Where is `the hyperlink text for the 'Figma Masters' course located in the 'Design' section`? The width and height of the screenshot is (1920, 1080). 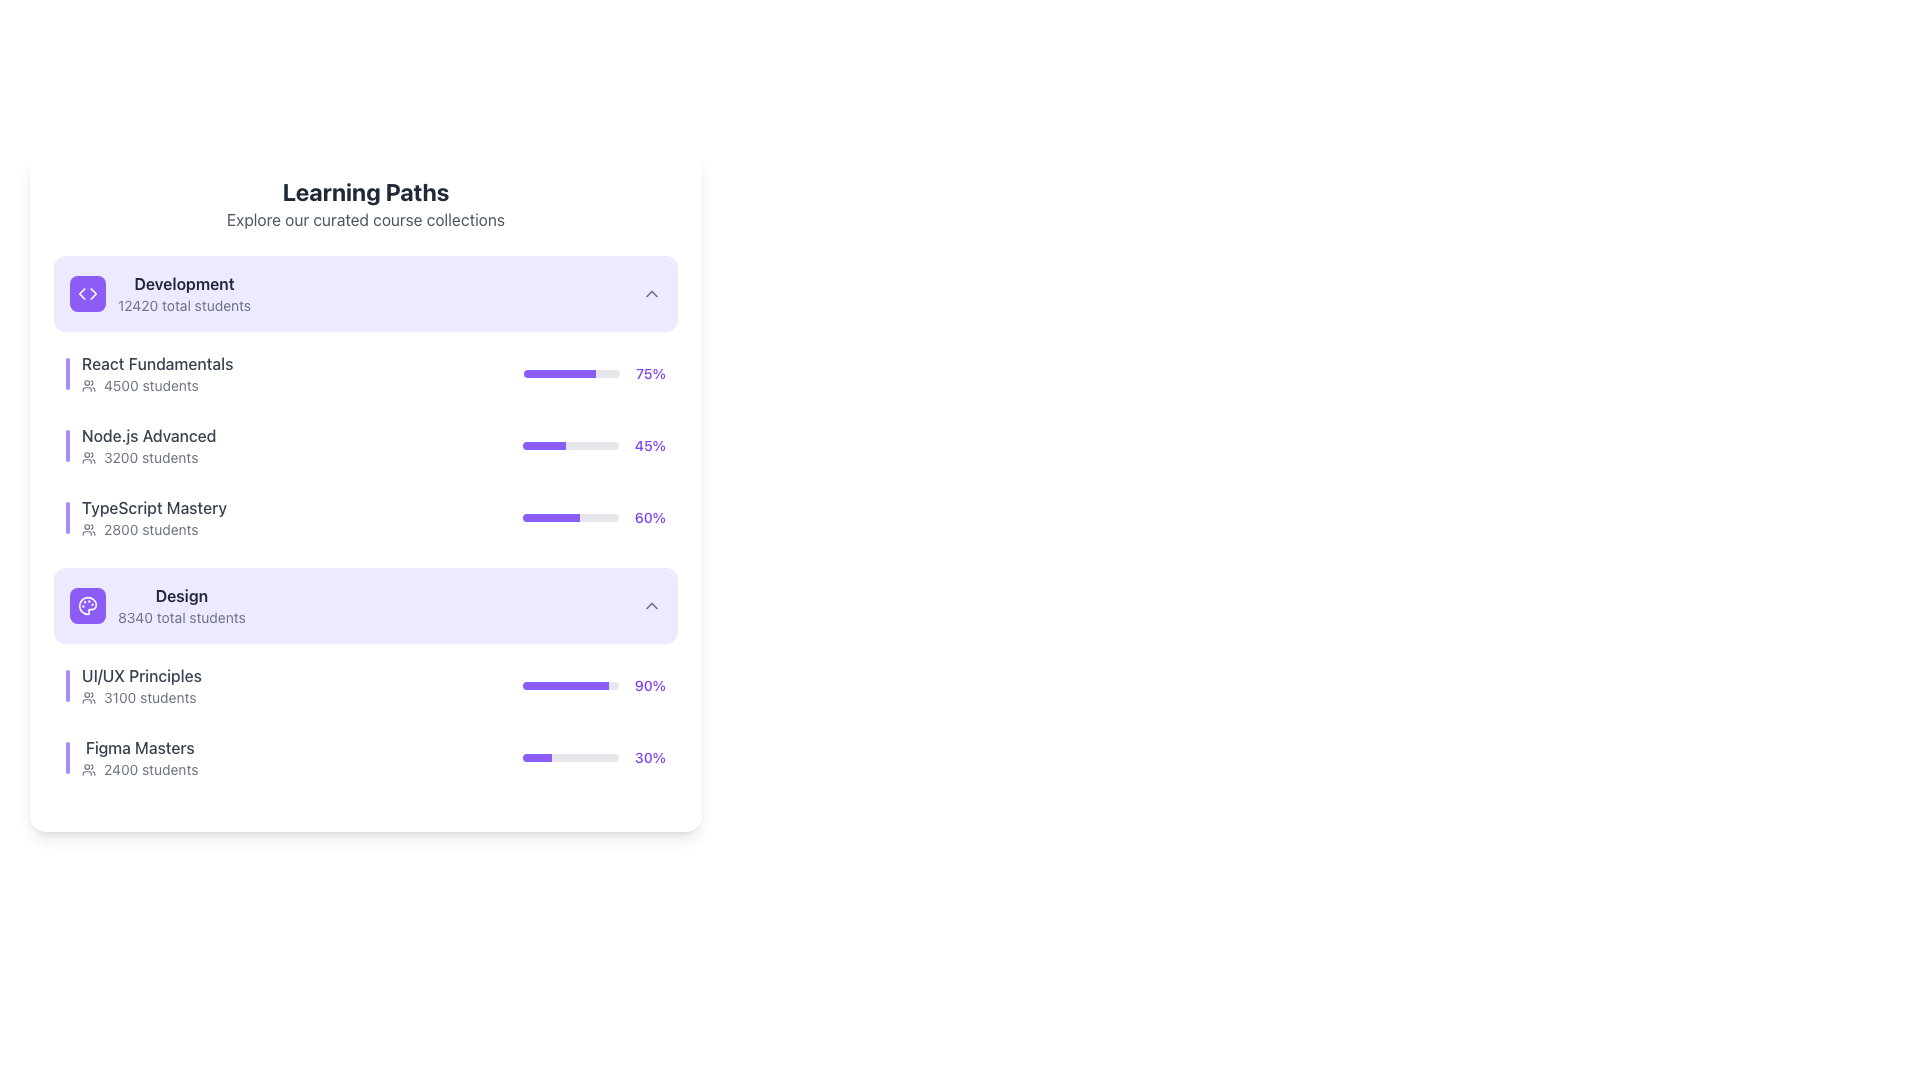 the hyperlink text for the 'Figma Masters' course located in the 'Design' section is located at coordinates (139, 748).